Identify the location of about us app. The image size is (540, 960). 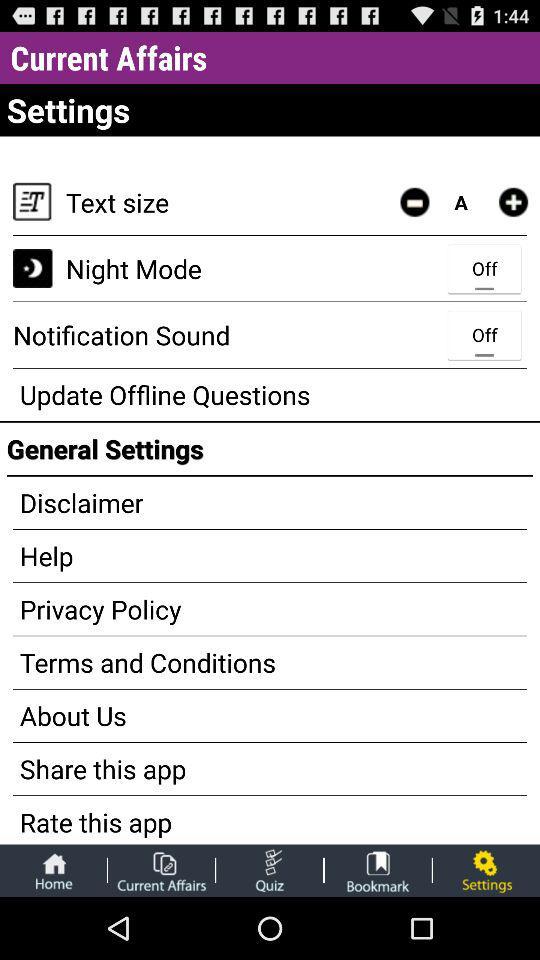
(270, 715).